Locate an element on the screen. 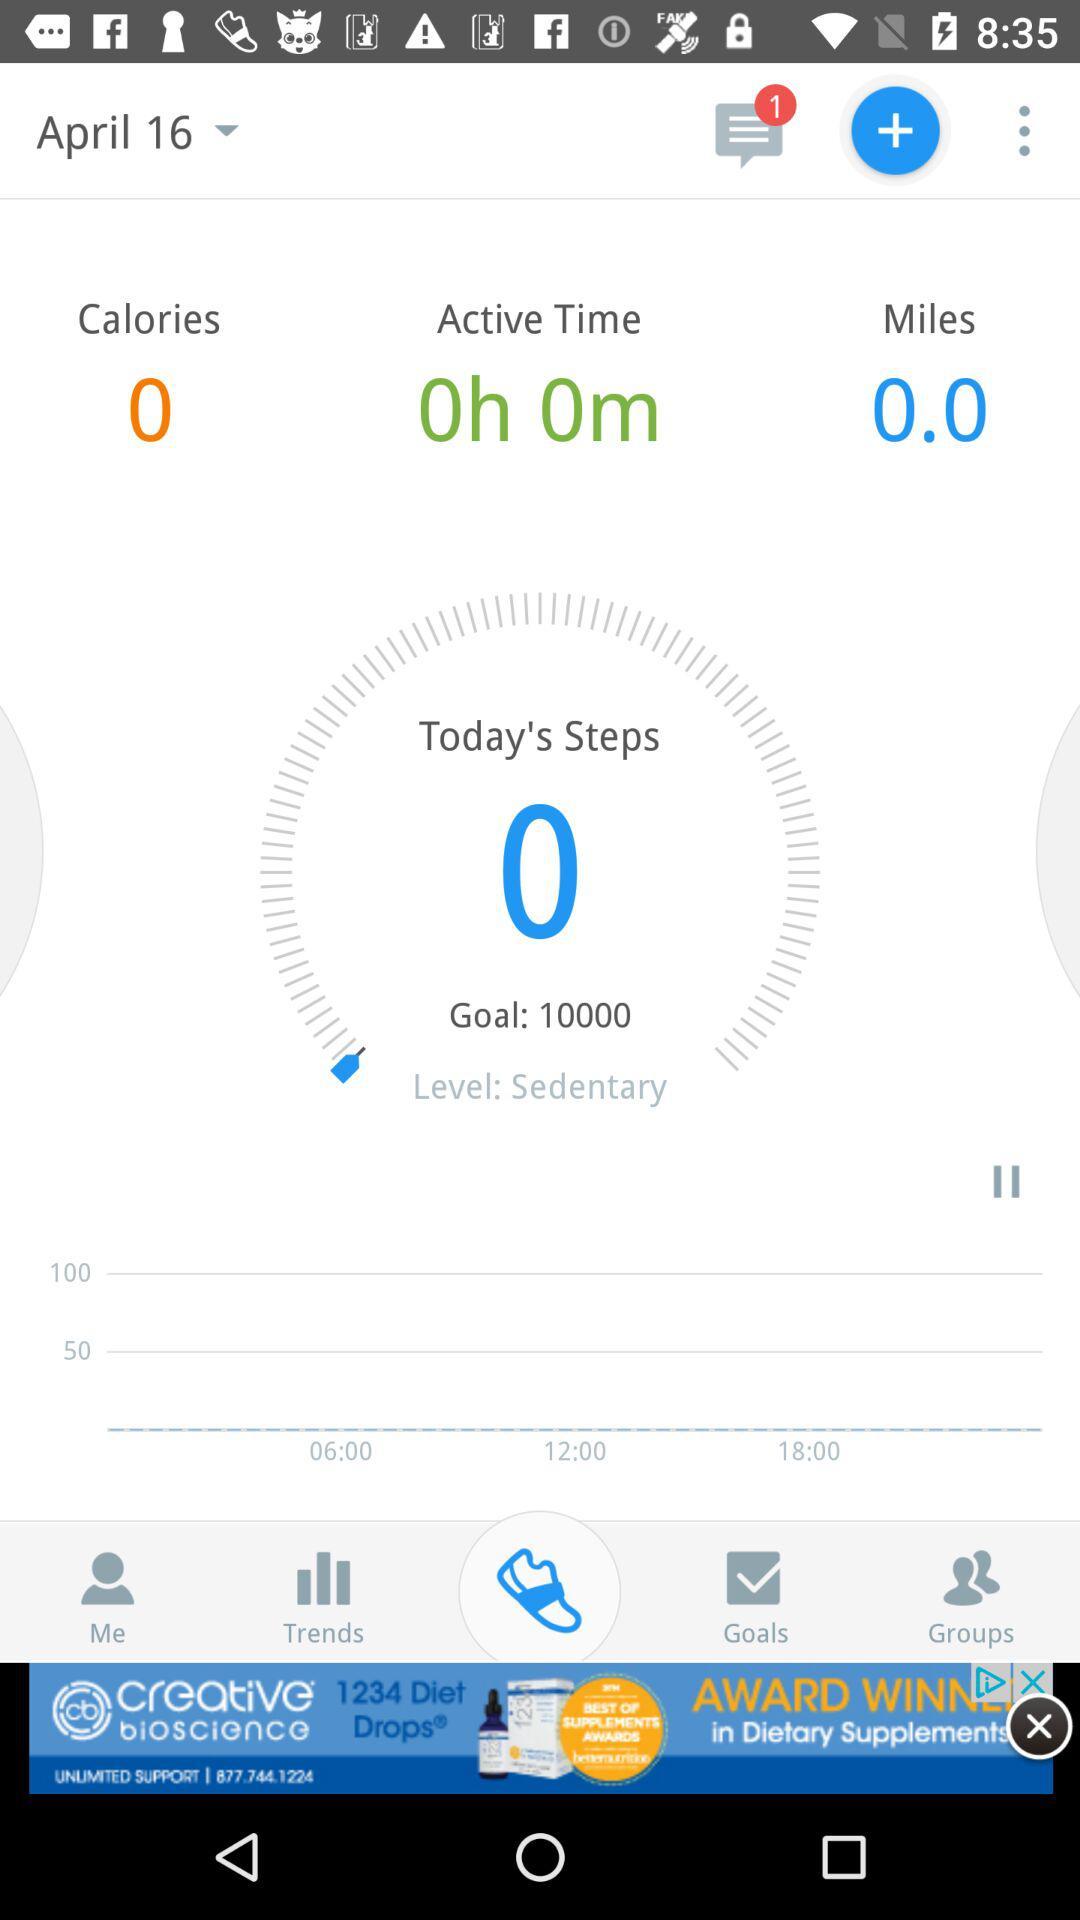 The image size is (1080, 1920). the check icon is located at coordinates (755, 1577).